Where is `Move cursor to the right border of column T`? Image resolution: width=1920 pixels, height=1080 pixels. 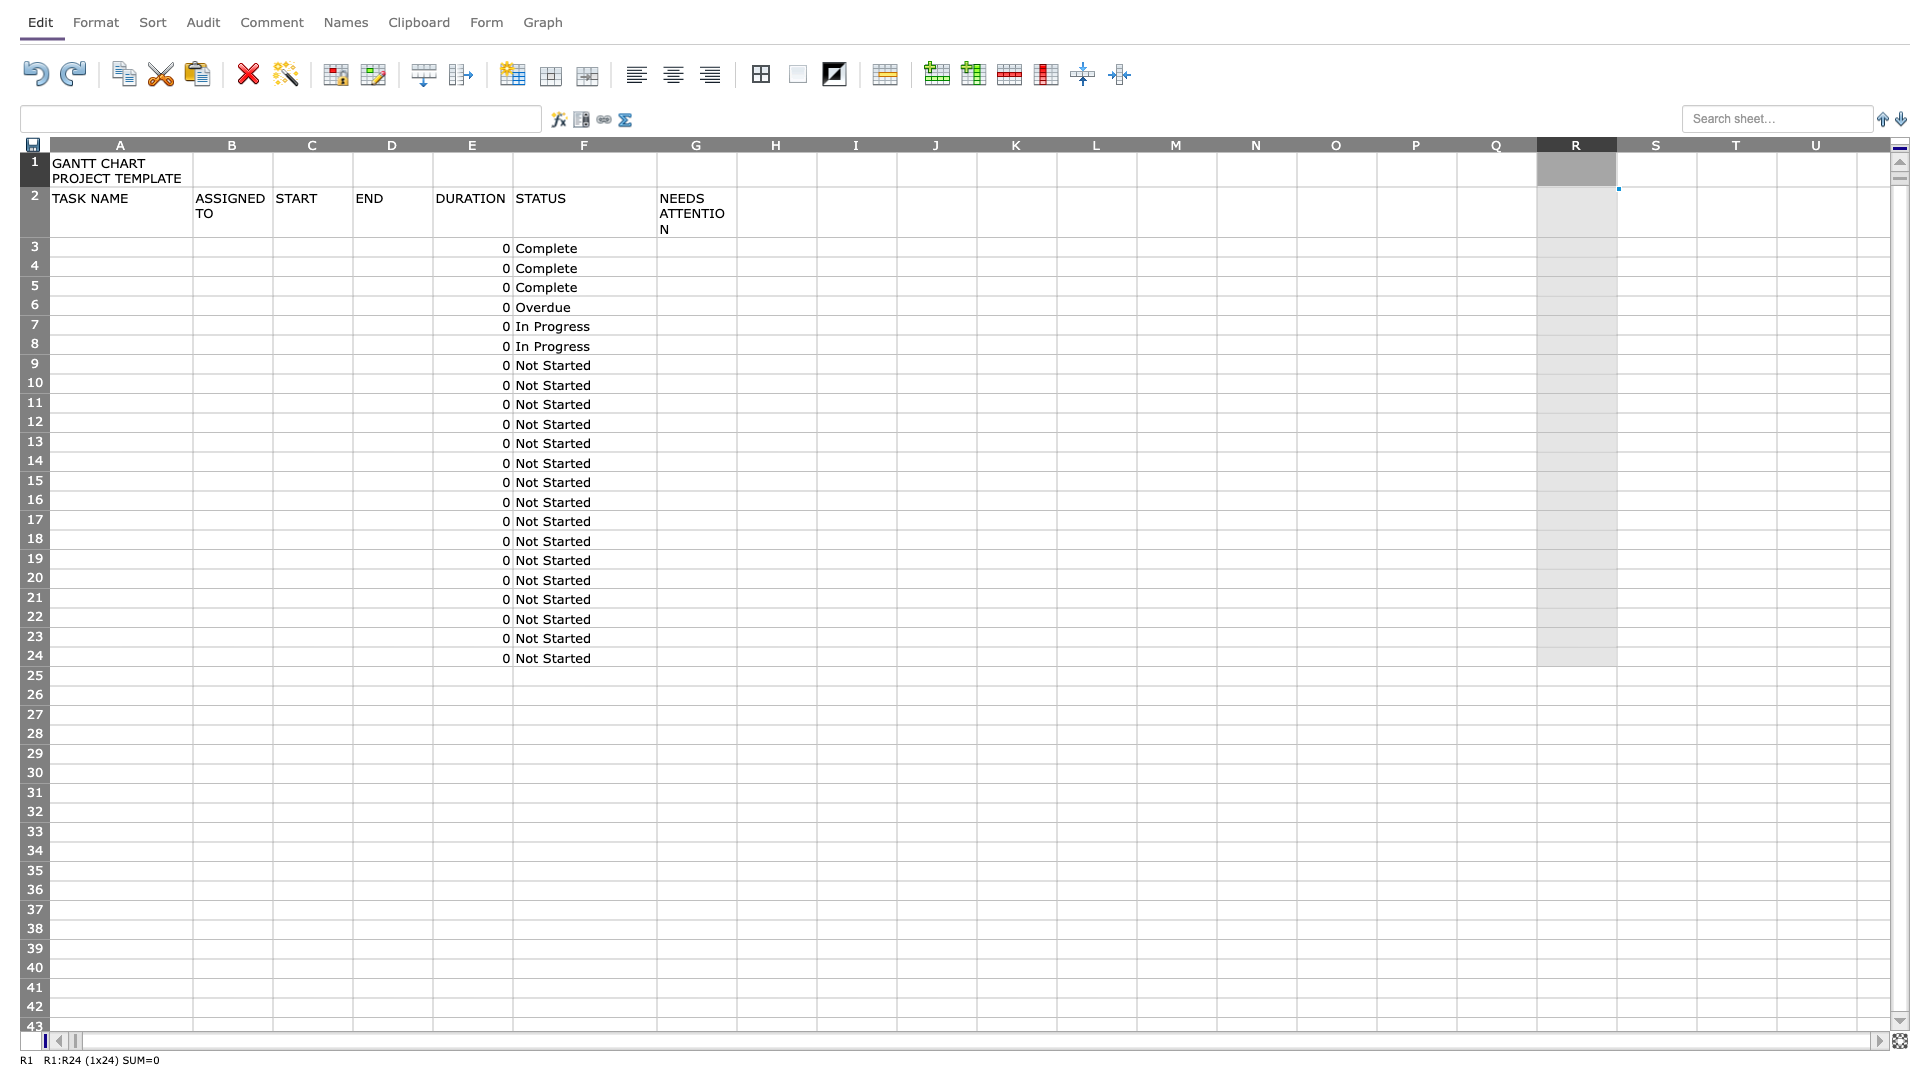
Move cursor to the right border of column T is located at coordinates (1776, 143).